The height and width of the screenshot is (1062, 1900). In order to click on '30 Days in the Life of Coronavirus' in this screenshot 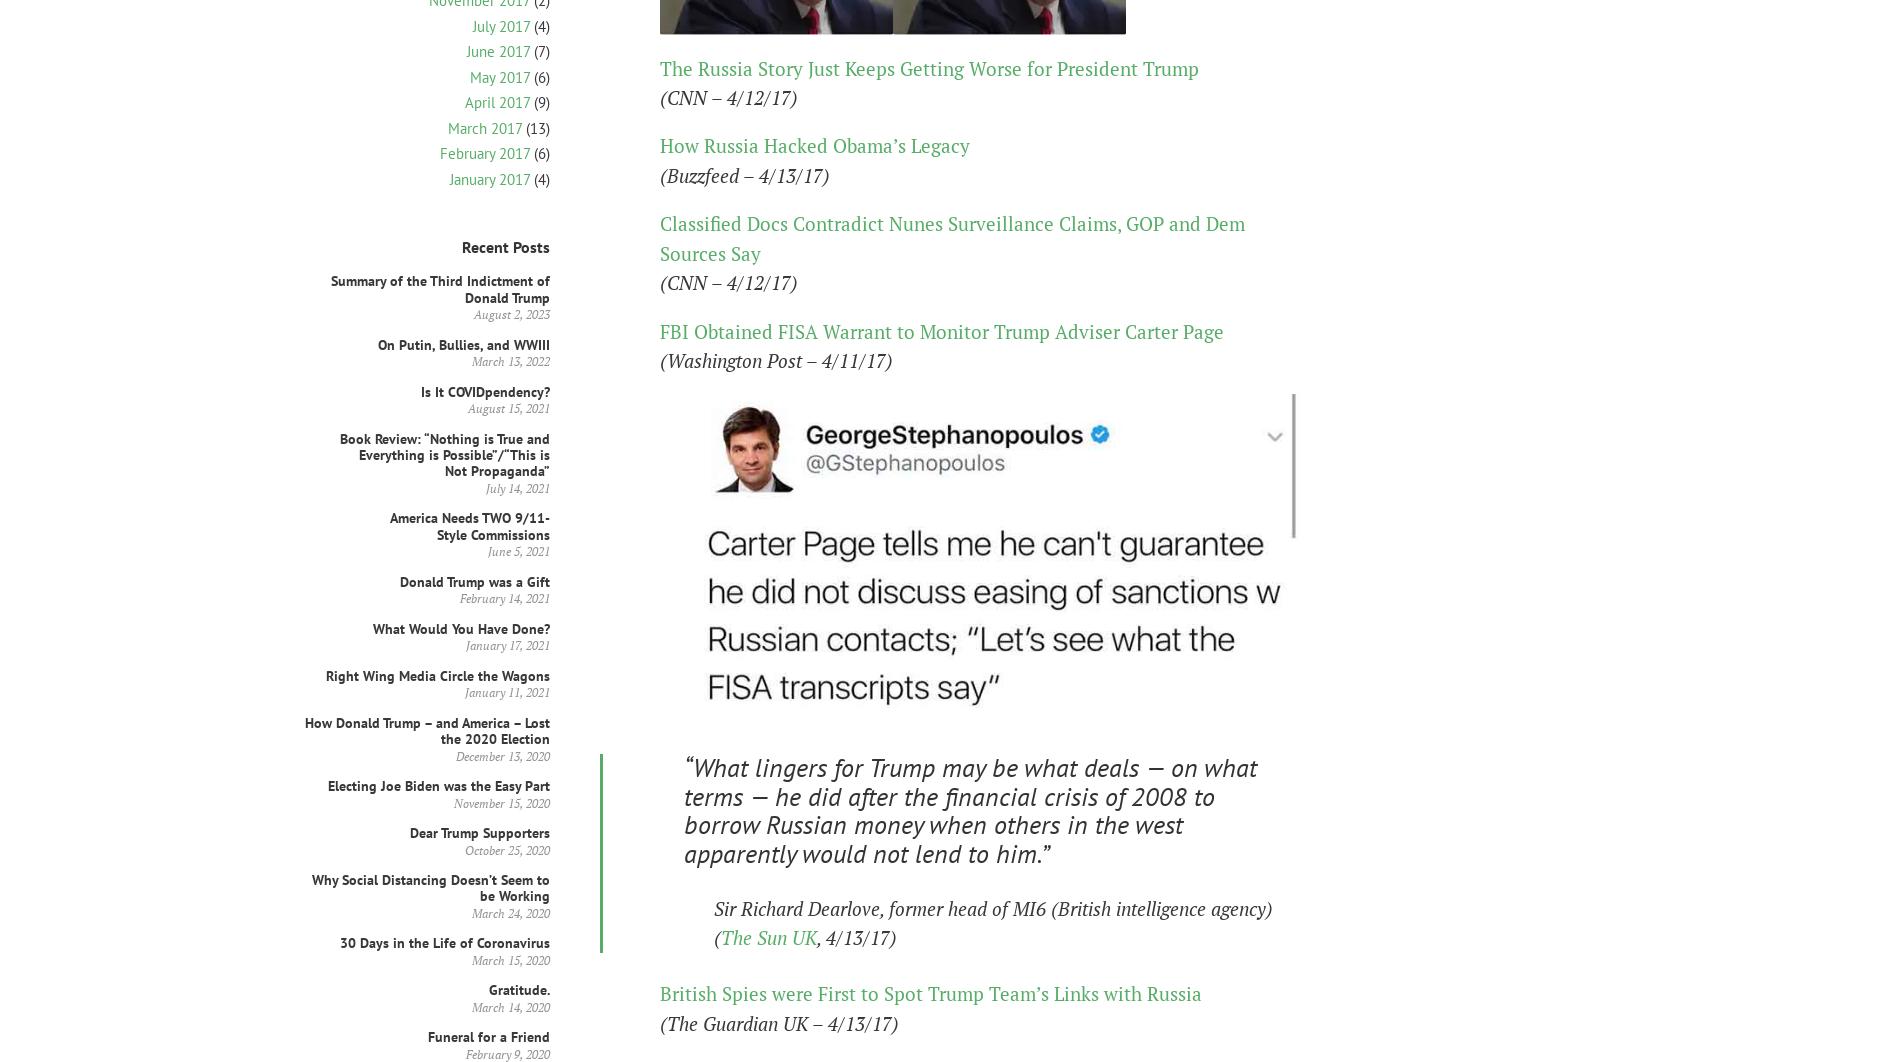, I will do `click(443, 941)`.